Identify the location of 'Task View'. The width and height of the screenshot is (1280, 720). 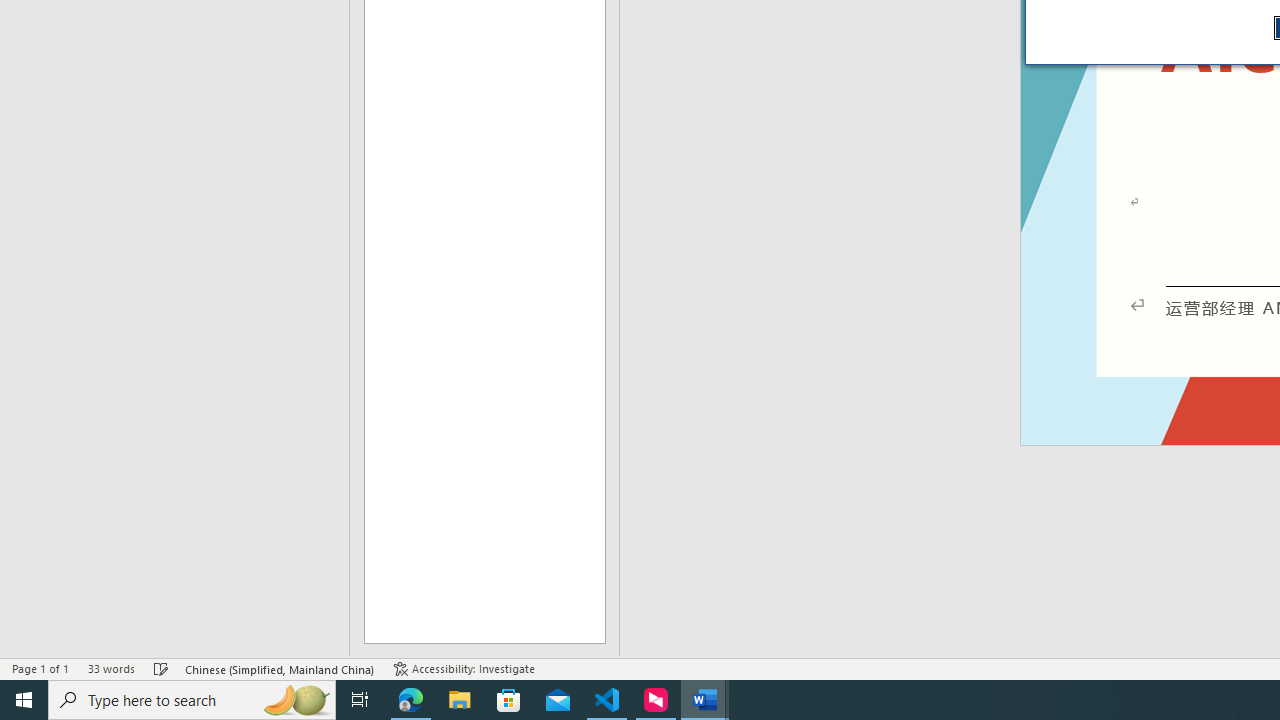
(359, 698).